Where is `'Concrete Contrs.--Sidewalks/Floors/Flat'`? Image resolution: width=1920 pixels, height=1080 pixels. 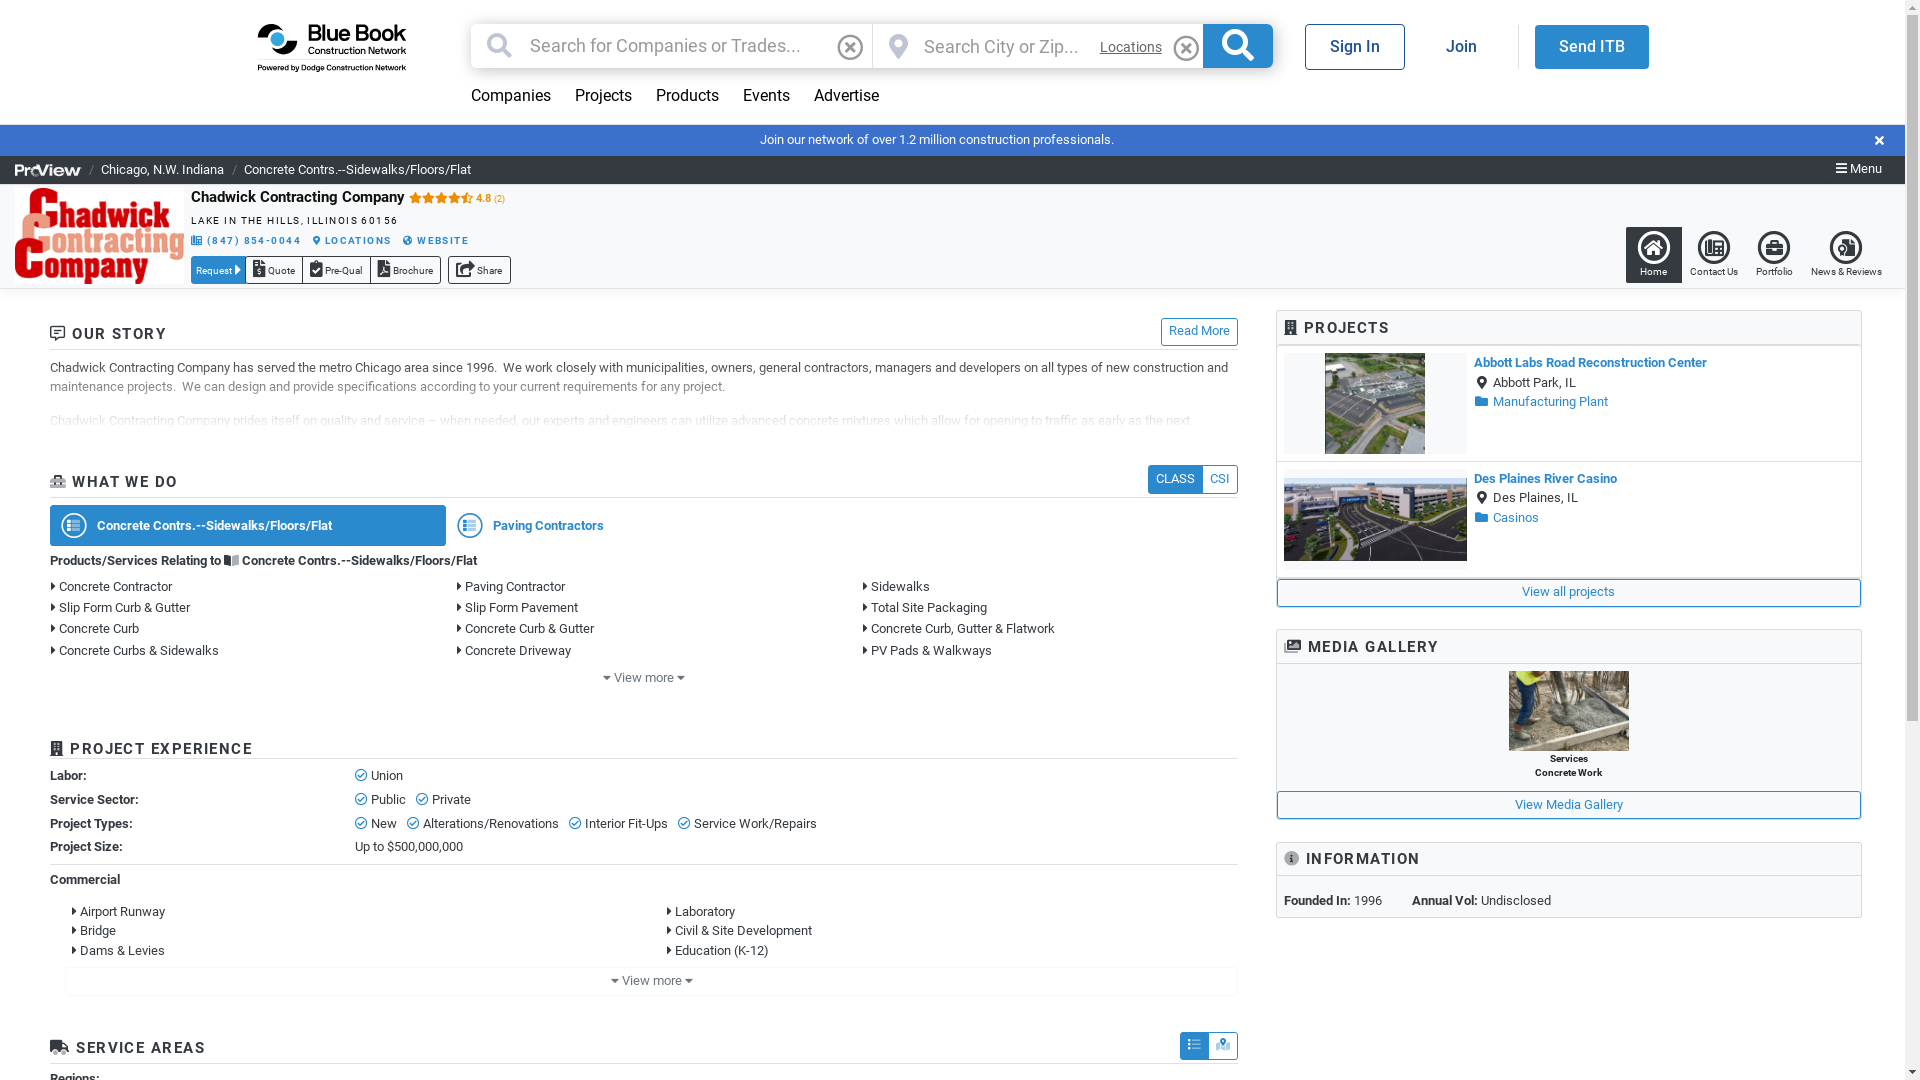 'Concrete Contrs.--Sidewalks/Floors/Flat' is located at coordinates (357, 168).